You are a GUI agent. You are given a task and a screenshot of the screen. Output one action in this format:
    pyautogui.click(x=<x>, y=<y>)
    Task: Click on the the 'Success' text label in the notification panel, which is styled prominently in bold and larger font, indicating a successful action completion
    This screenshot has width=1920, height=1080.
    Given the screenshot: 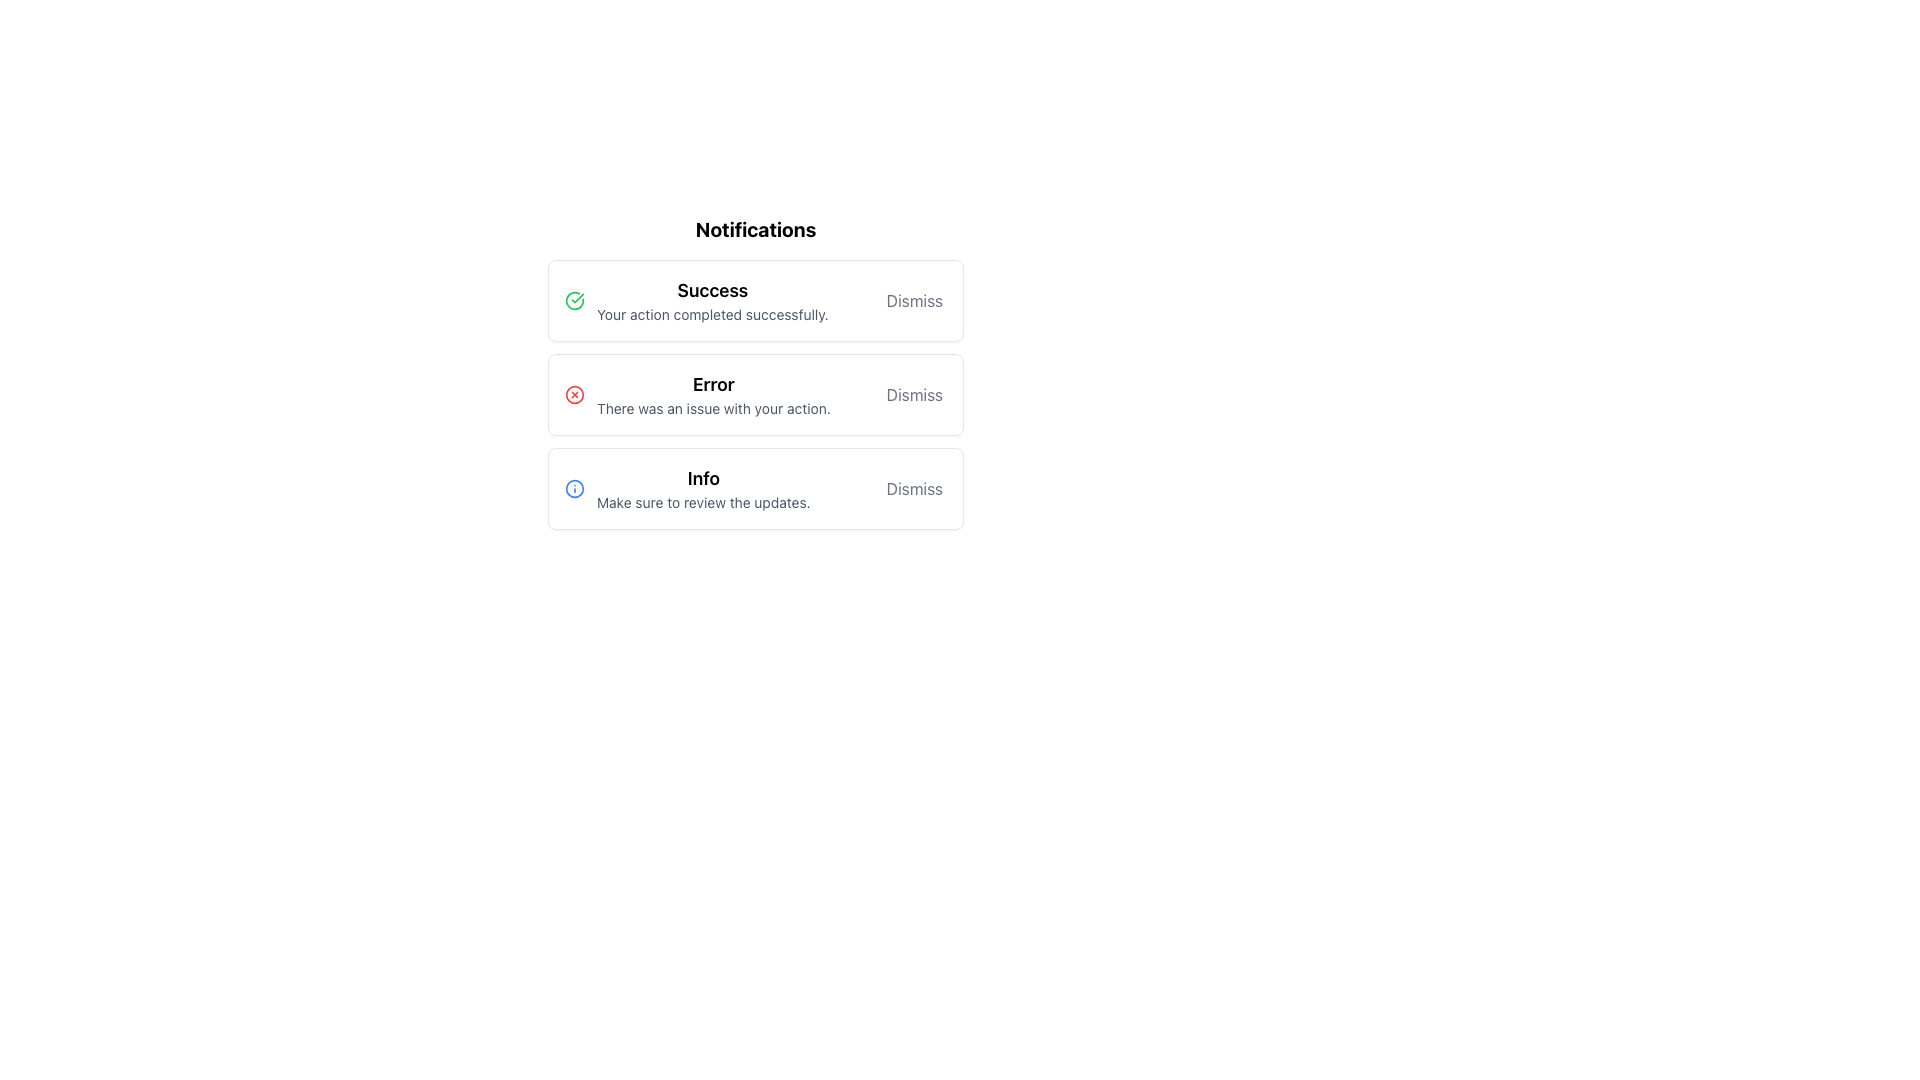 What is the action you would take?
    pyautogui.click(x=712, y=290)
    